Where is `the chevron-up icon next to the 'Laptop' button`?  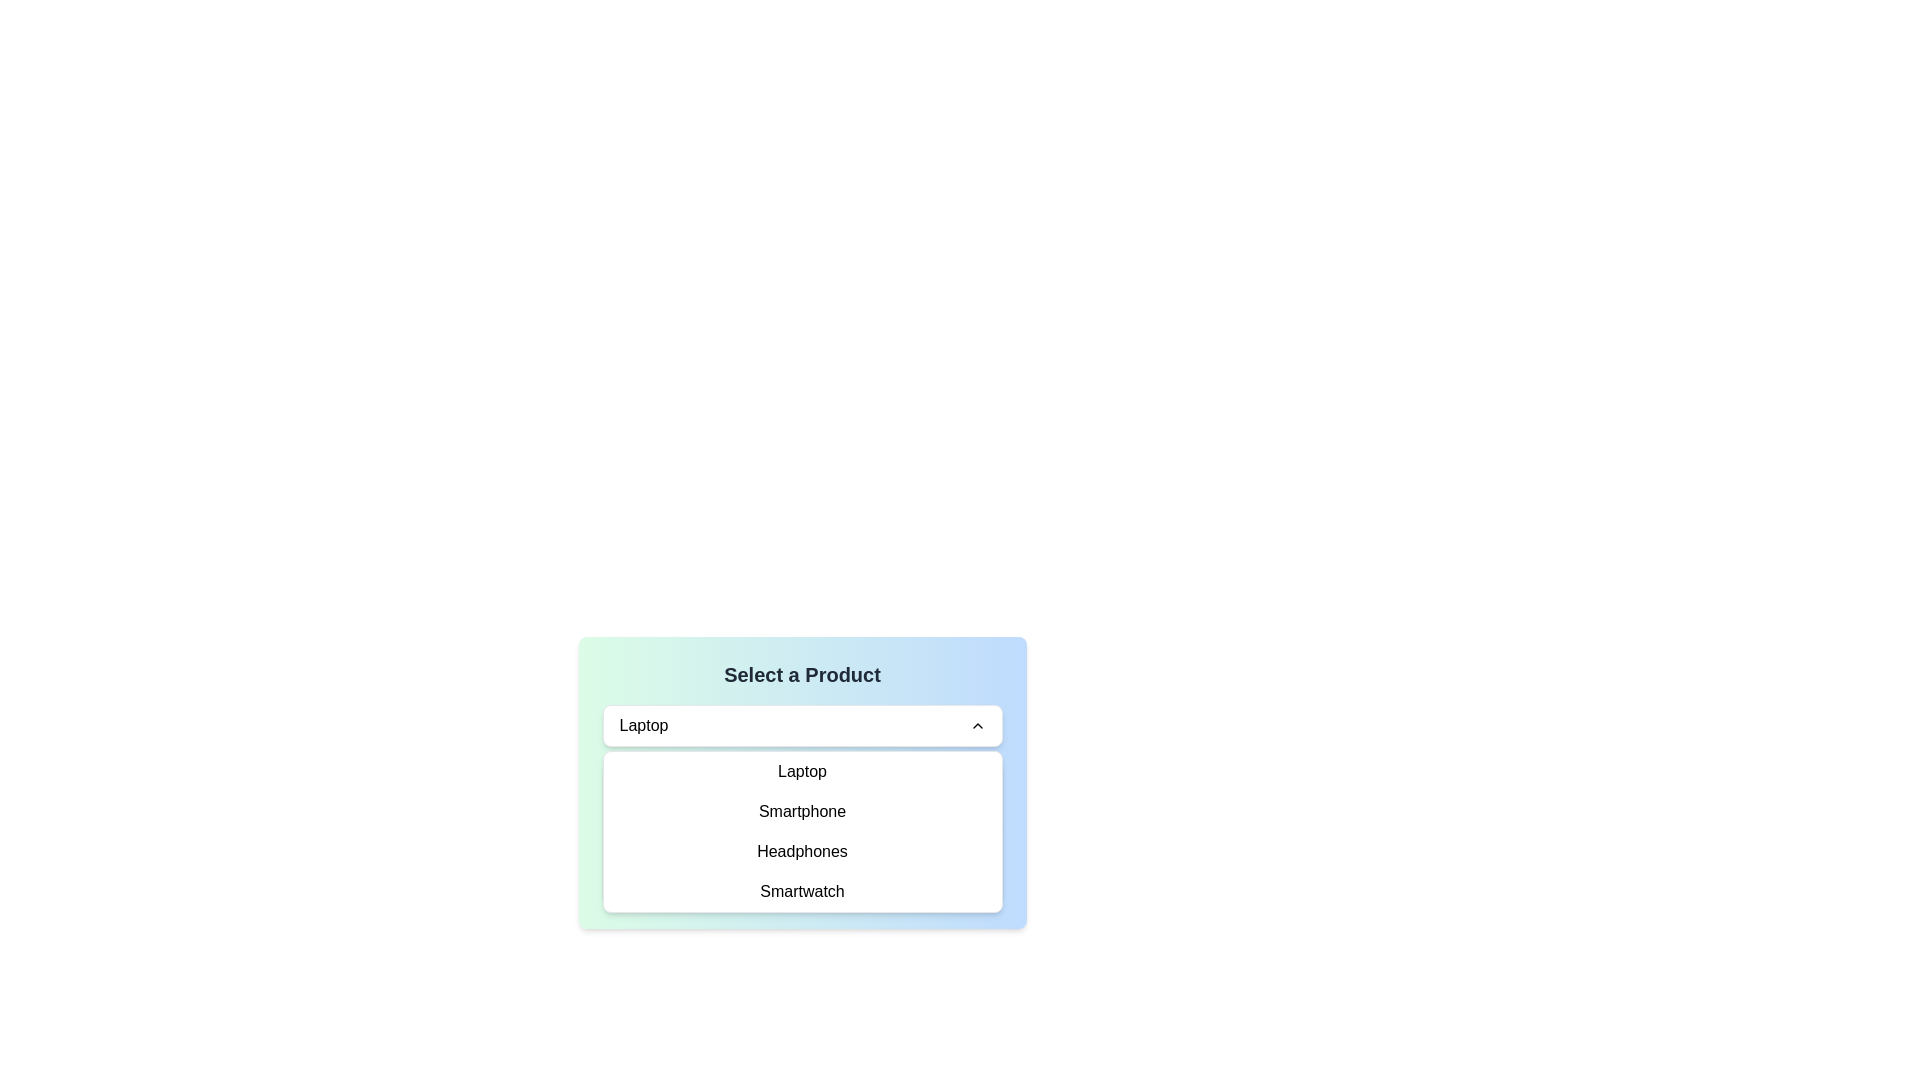 the chevron-up icon next to the 'Laptop' button is located at coordinates (977, 725).